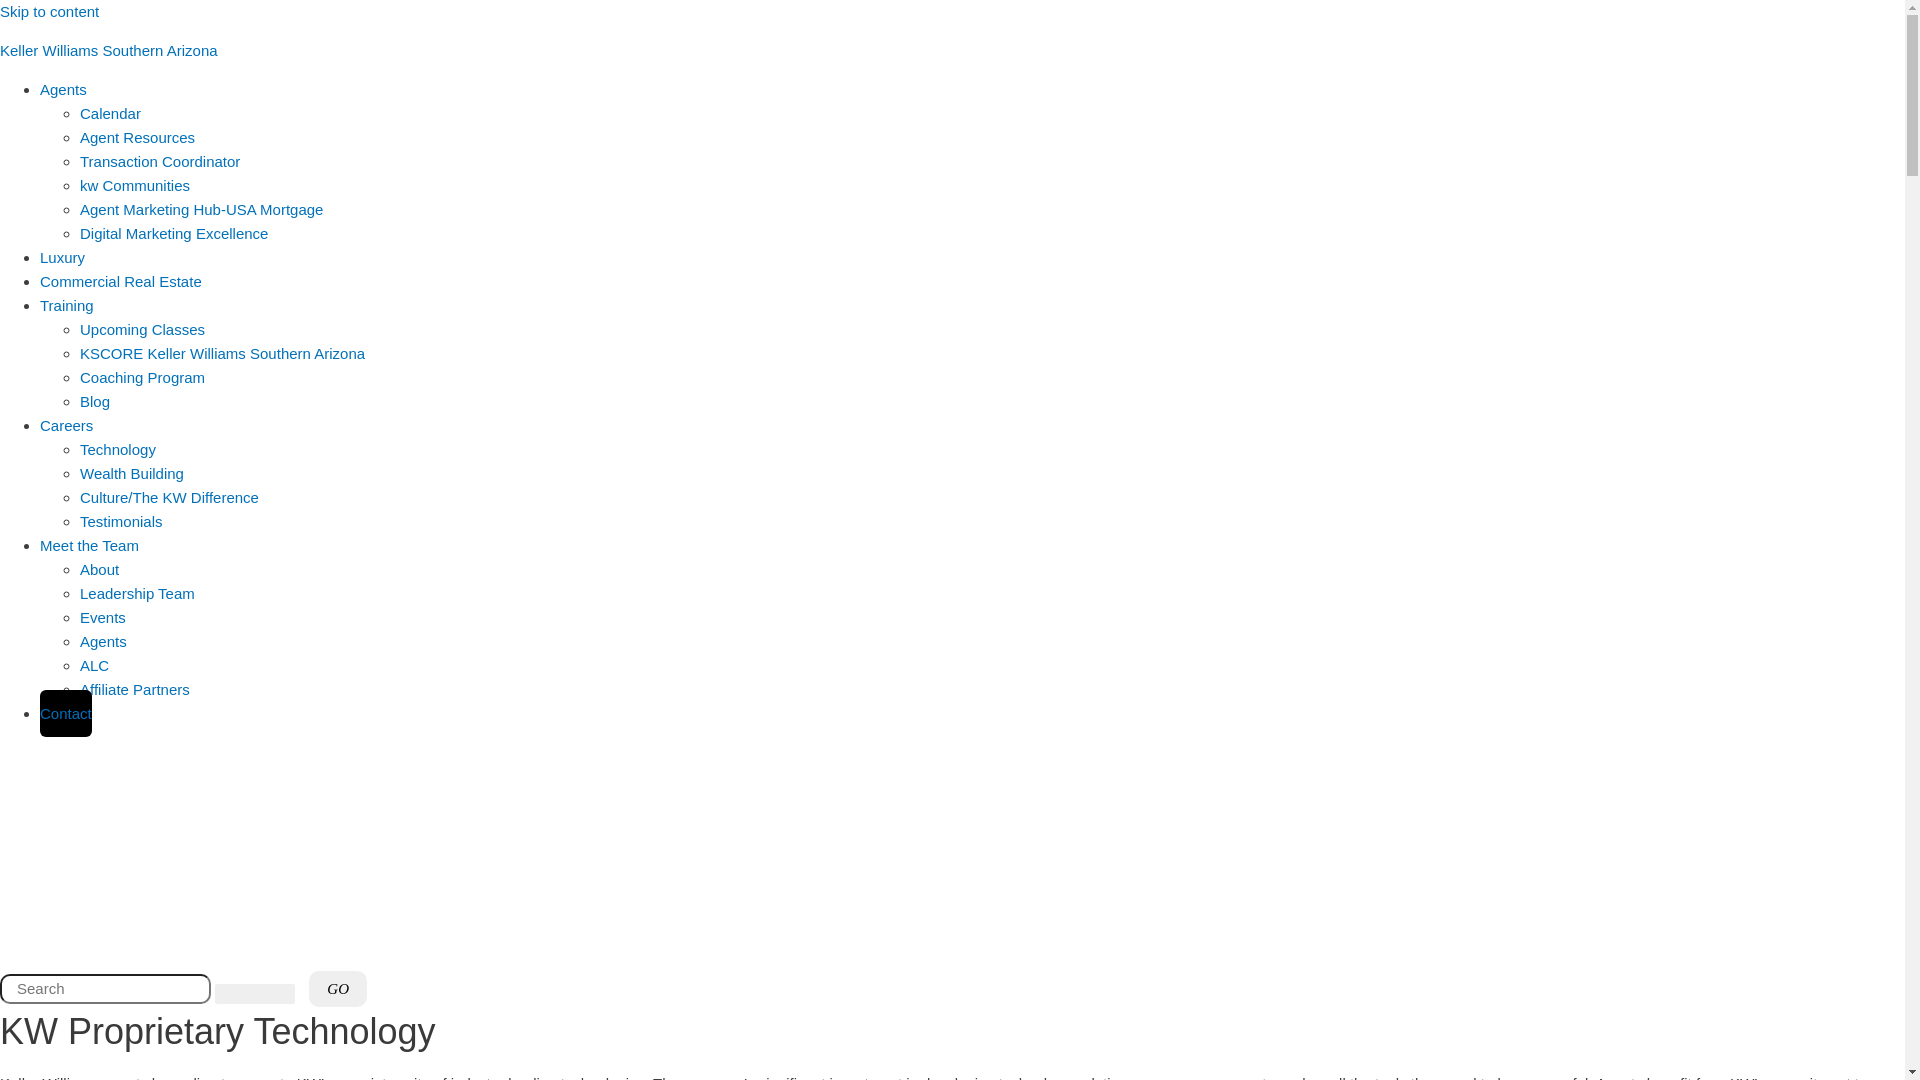 The height and width of the screenshot is (1080, 1920). I want to click on 'Meet the Team', so click(39, 545).